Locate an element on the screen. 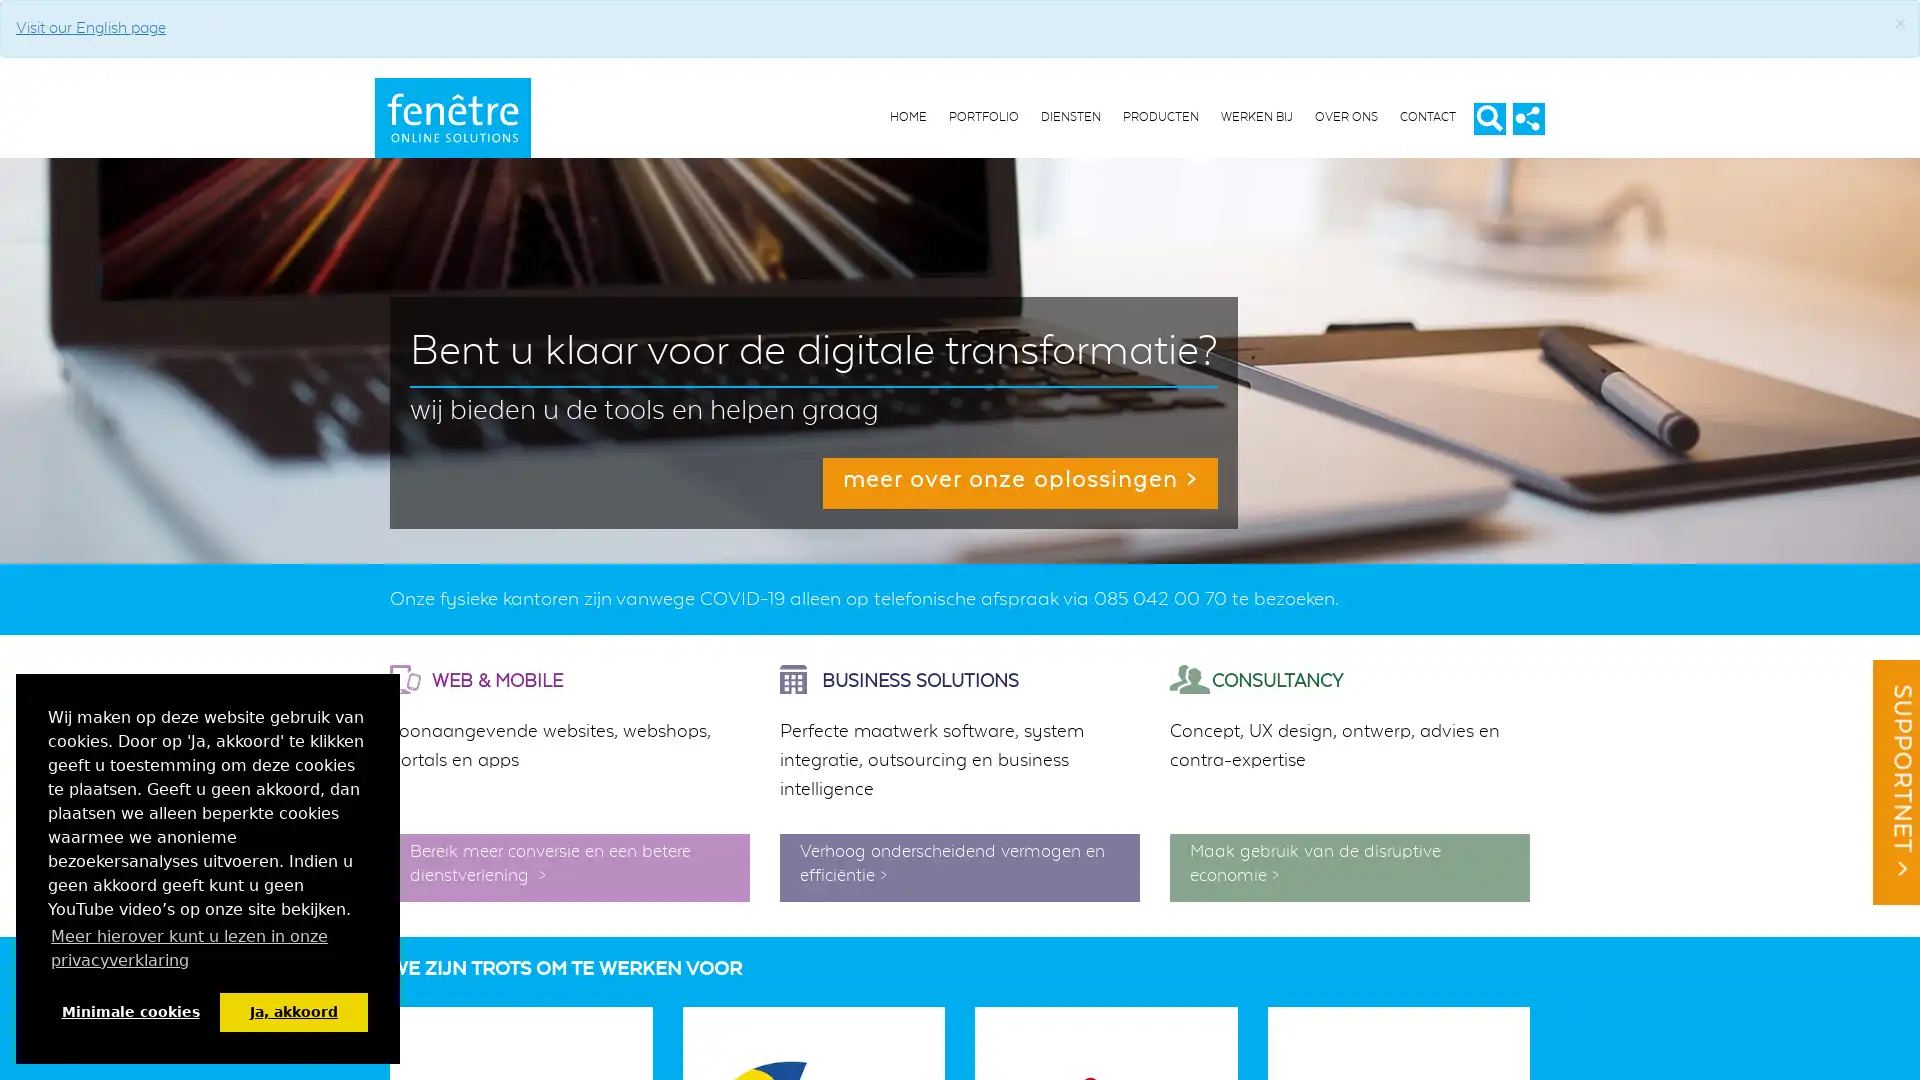 The image size is (1920, 1080). Close is located at coordinates (1899, 24).